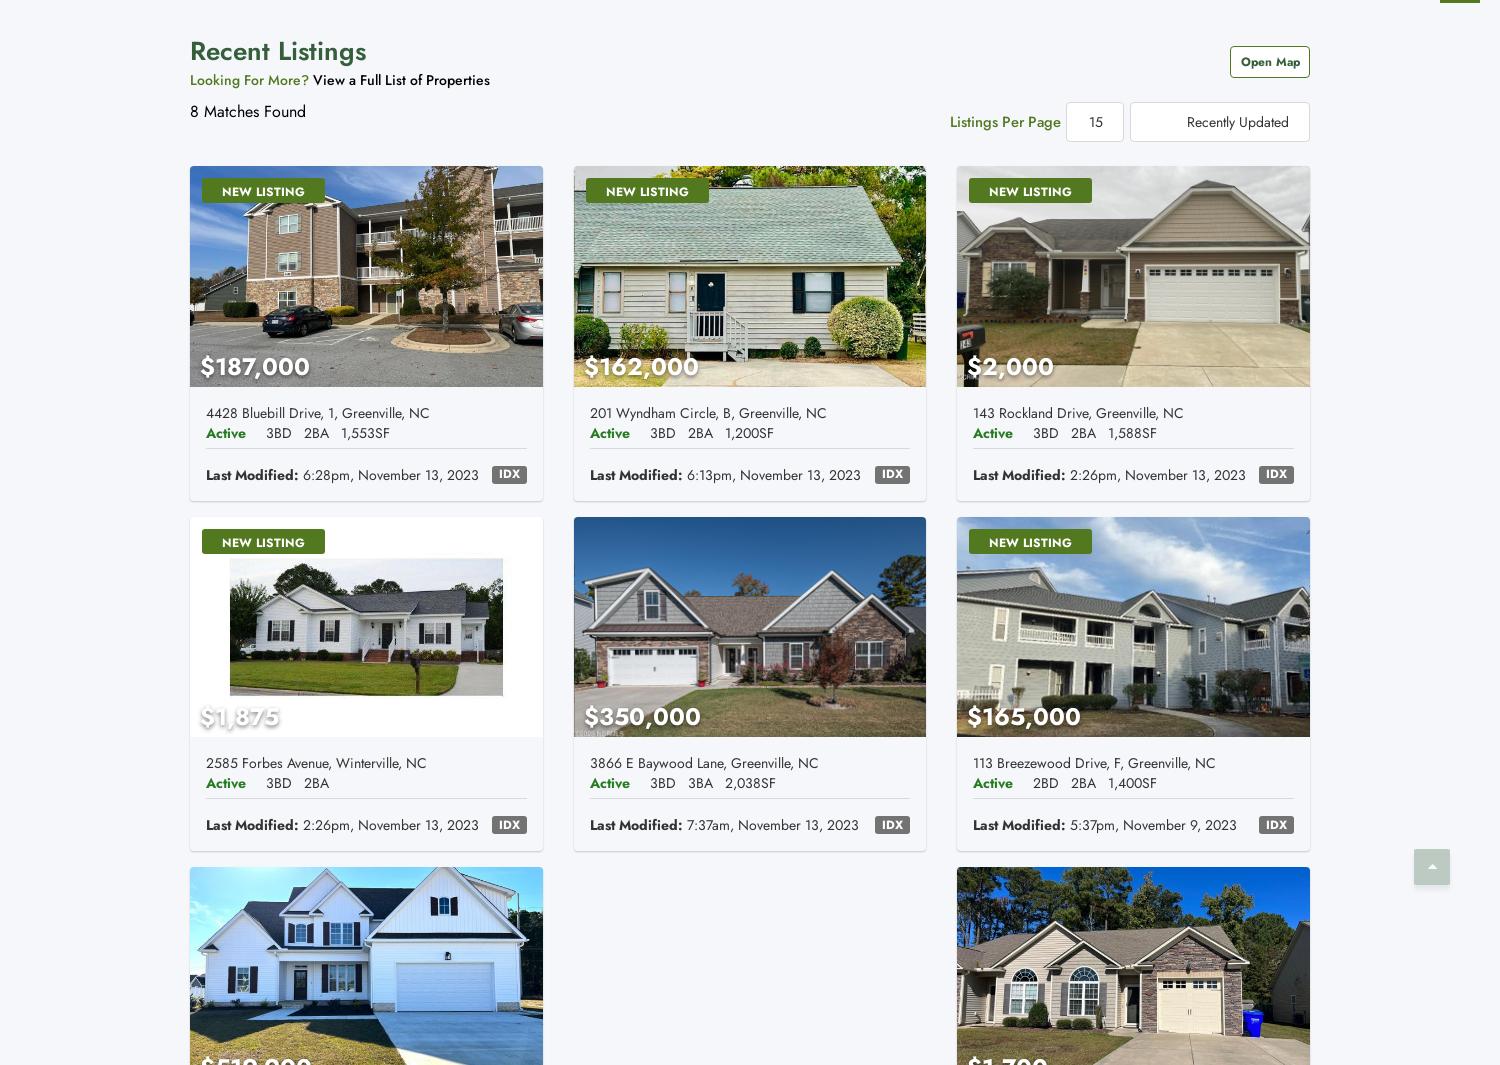 The height and width of the screenshot is (1065, 1500). What do you see at coordinates (1024, 716) in the screenshot?
I see `'$165,000'` at bounding box center [1024, 716].